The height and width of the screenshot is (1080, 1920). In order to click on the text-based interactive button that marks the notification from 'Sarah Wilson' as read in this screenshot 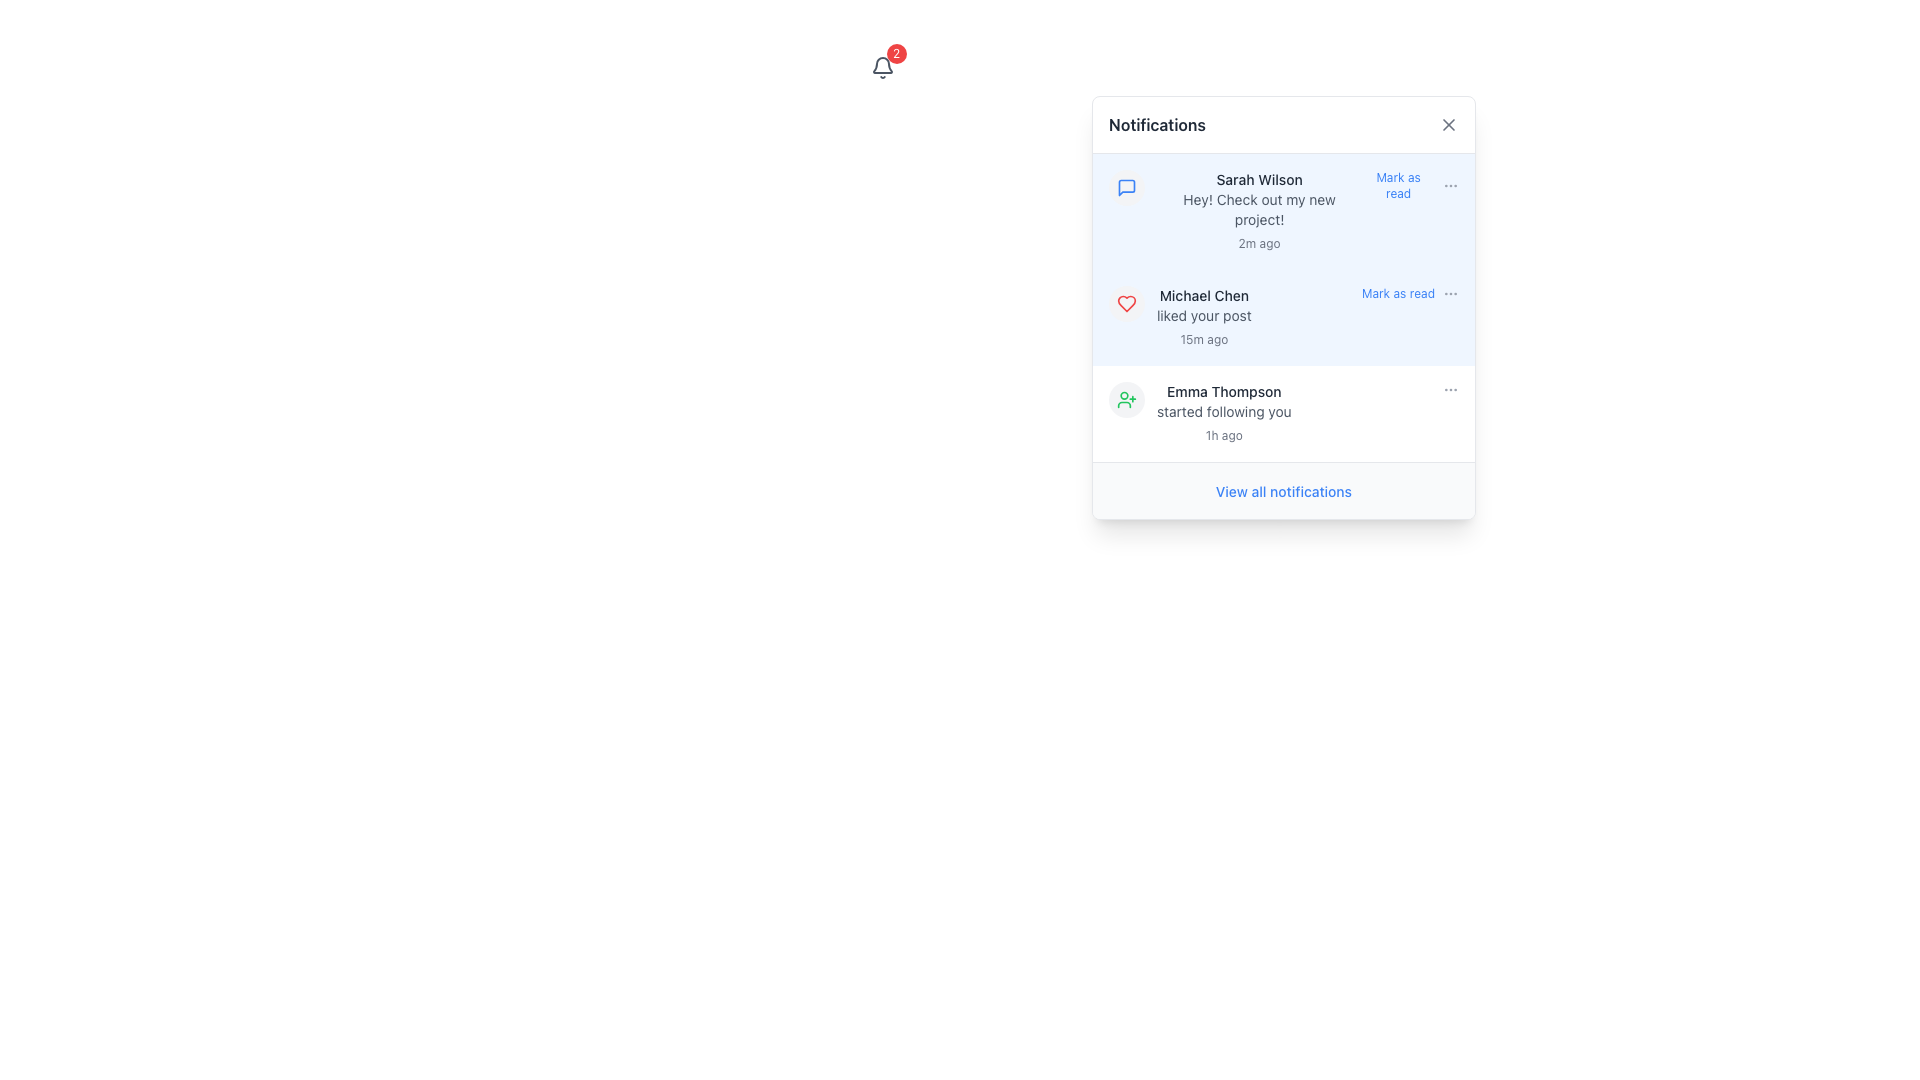, I will do `click(1409, 185)`.